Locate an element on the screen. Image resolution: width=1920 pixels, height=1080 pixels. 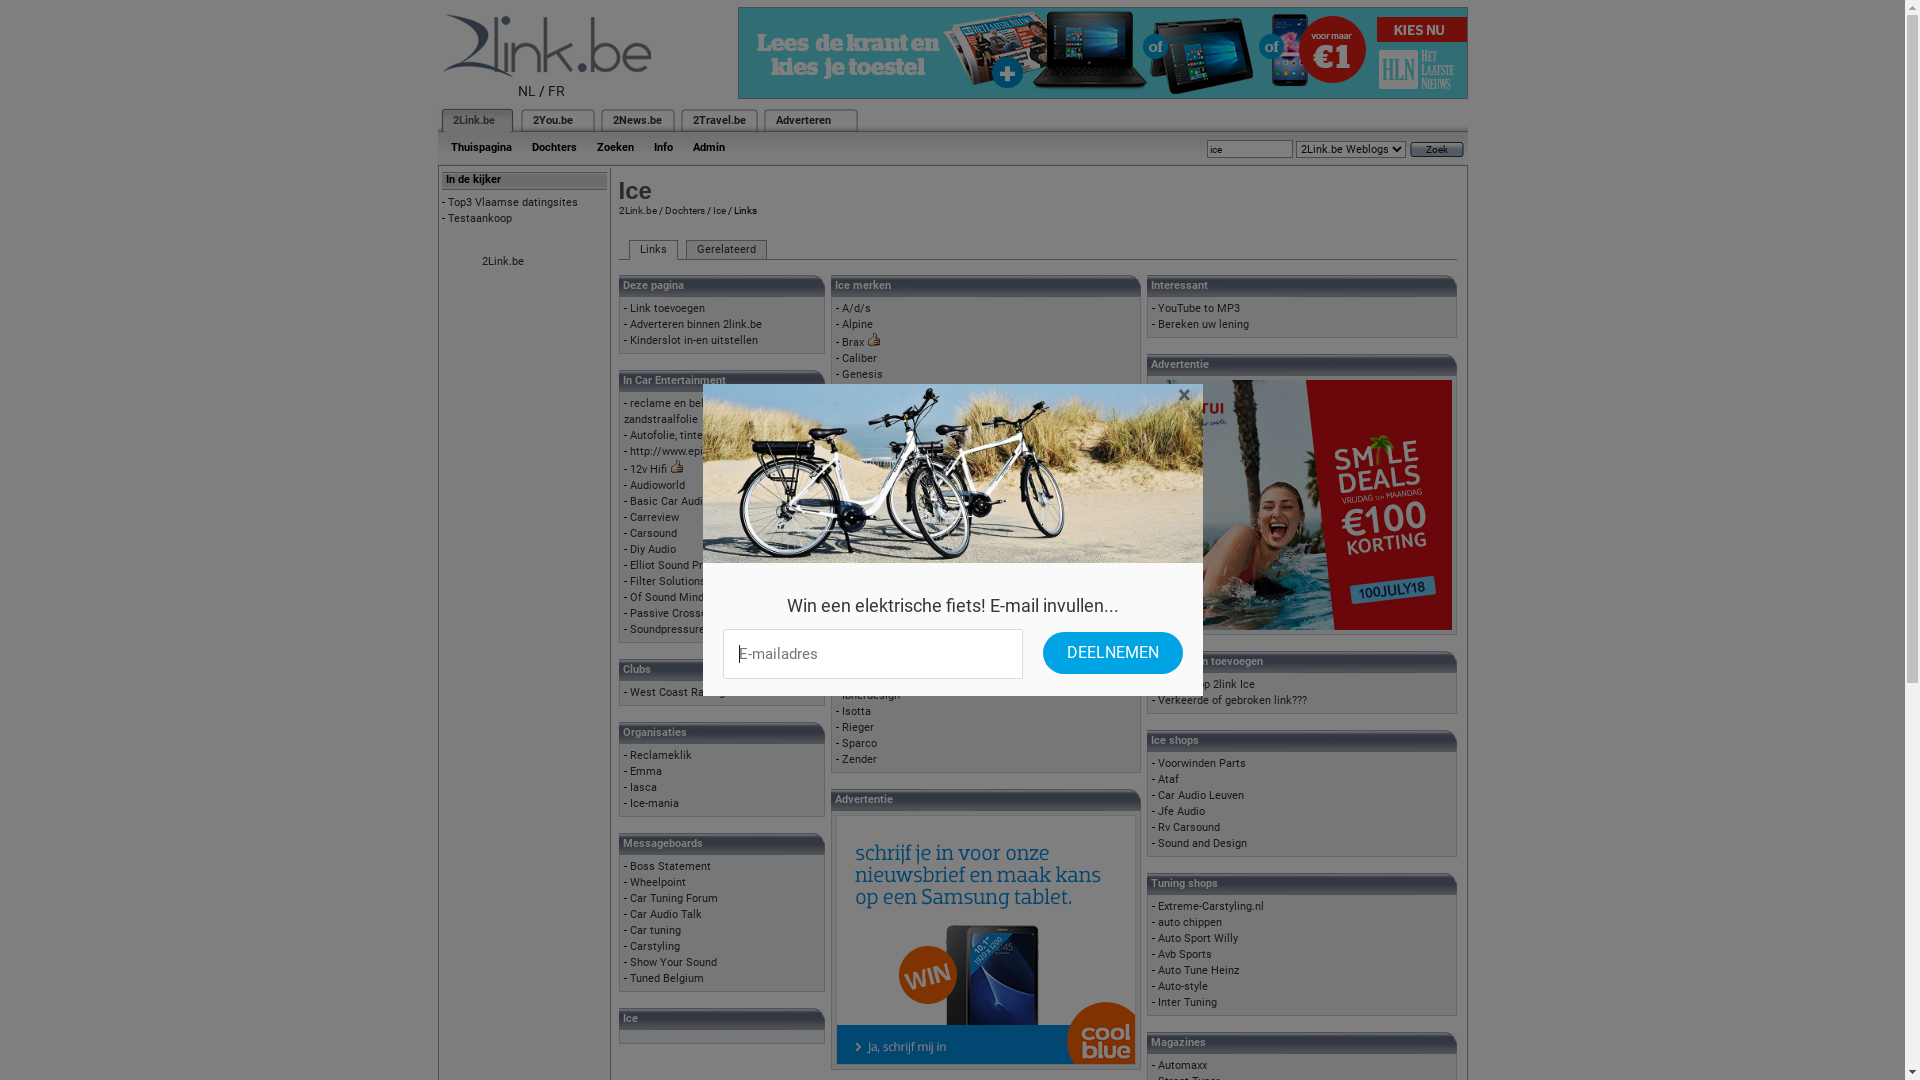
'12v Hifi' is located at coordinates (648, 469).